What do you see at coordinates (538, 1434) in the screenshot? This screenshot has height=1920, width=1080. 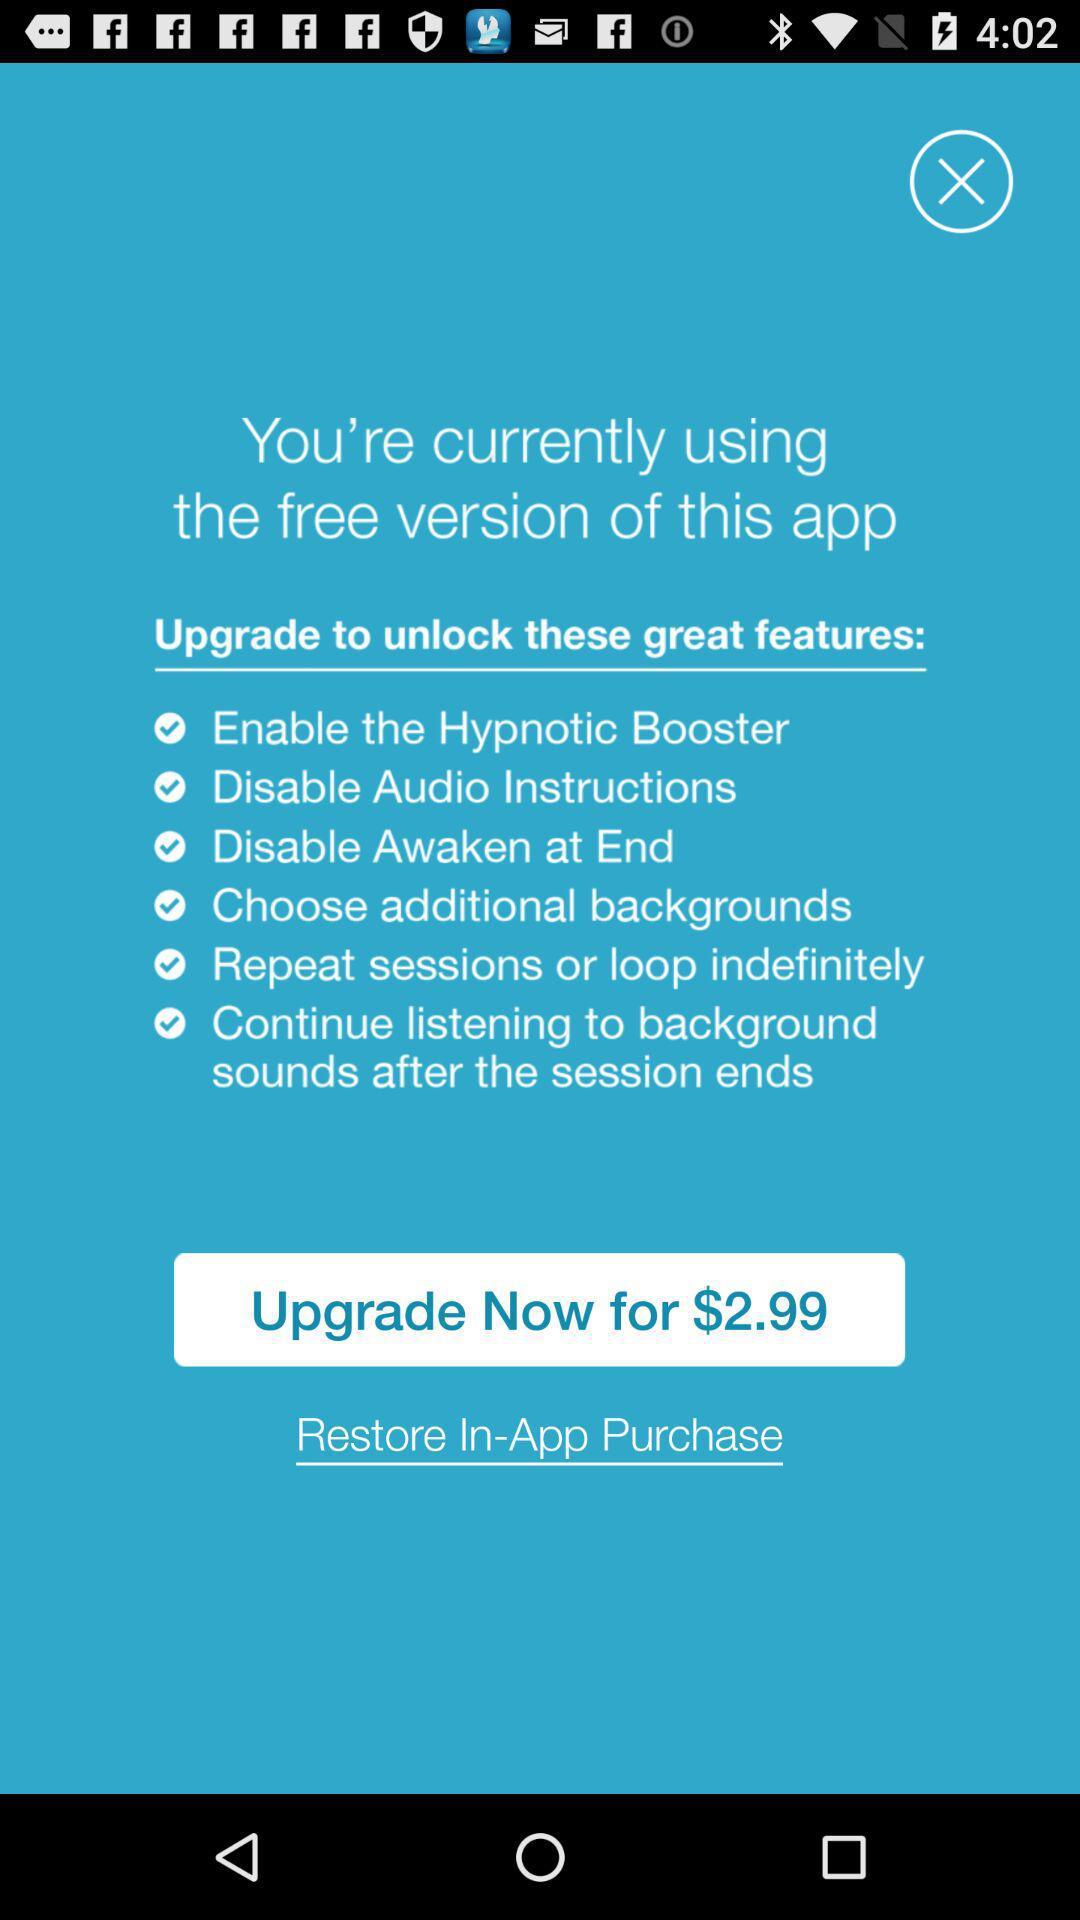 I see `restore in app icon` at bounding box center [538, 1434].